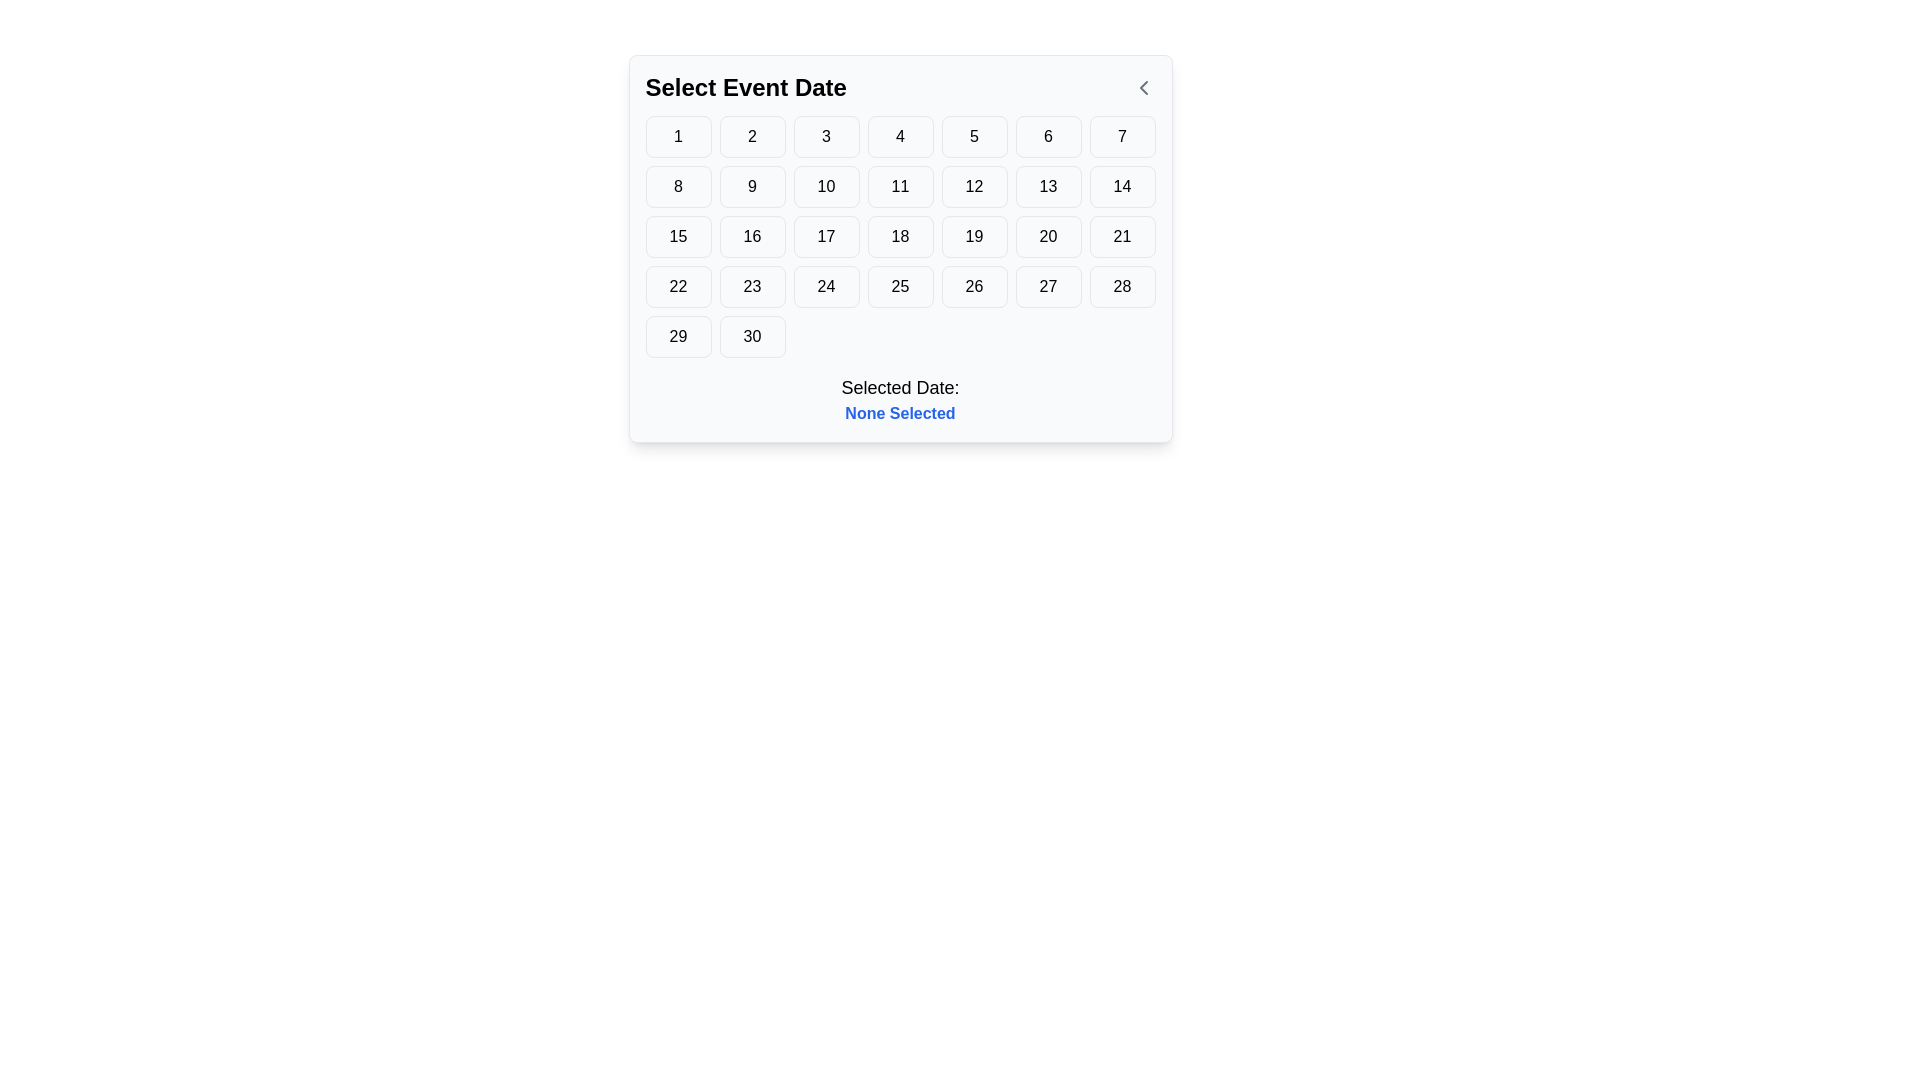 This screenshot has width=1920, height=1080. What do you see at coordinates (678, 235) in the screenshot?
I see `the square button with a light gray background and the number '15' centered in black bold text, located in the 3rd row and 1st column of the grid in the 'Select Event Date' modal window` at bounding box center [678, 235].